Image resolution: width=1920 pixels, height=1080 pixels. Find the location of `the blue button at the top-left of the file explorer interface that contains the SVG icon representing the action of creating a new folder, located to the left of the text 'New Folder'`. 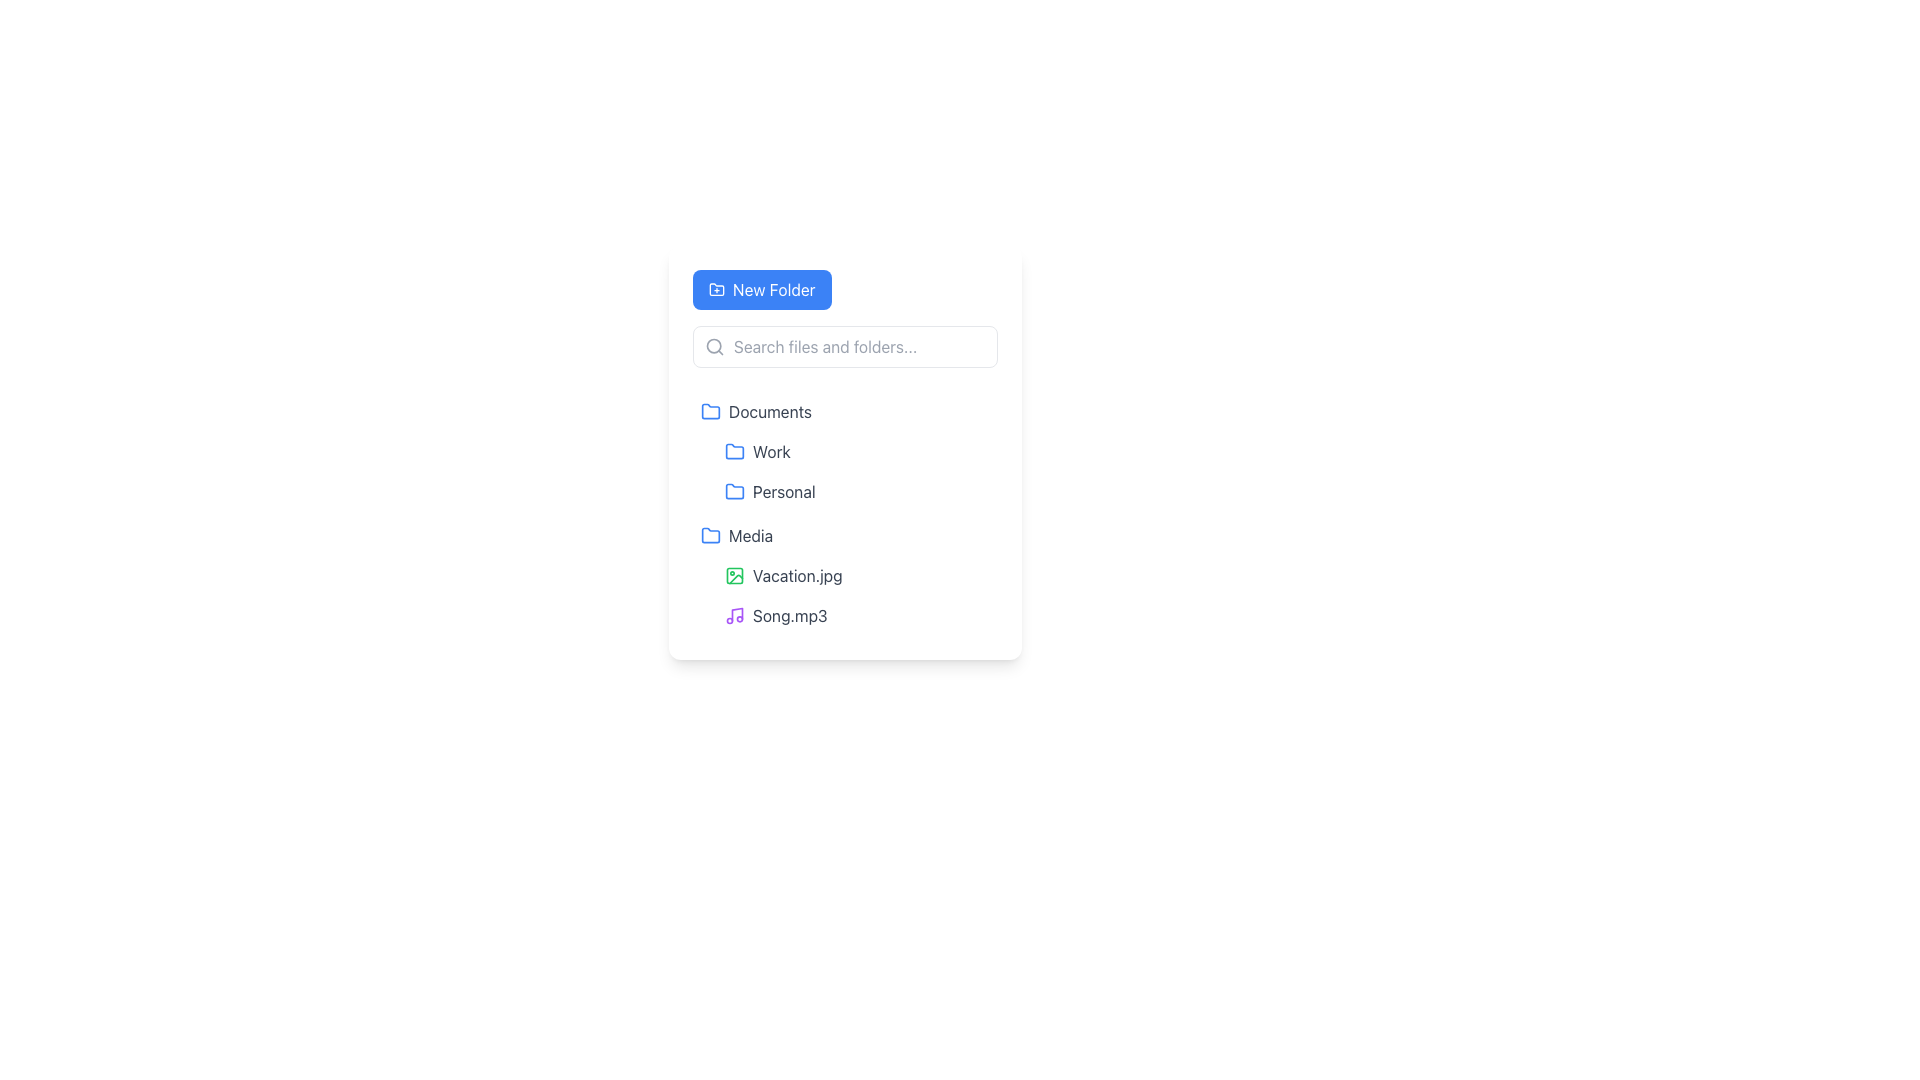

the blue button at the top-left of the file explorer interface that contains the SVG icon representing the action of creating a new folder, located to the left of the text 'New Folder' is located at coordinates (716, 289).